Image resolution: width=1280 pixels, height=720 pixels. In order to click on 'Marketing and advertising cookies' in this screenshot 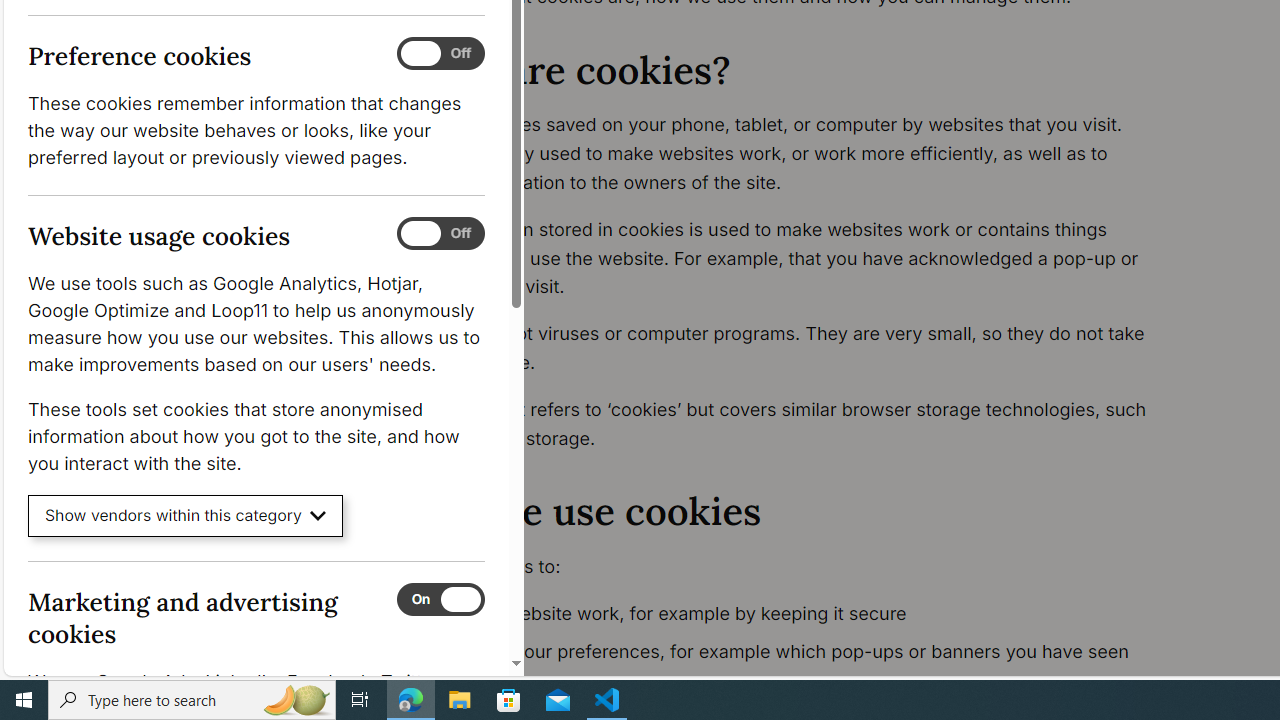, I will do `click(439, 598)`.